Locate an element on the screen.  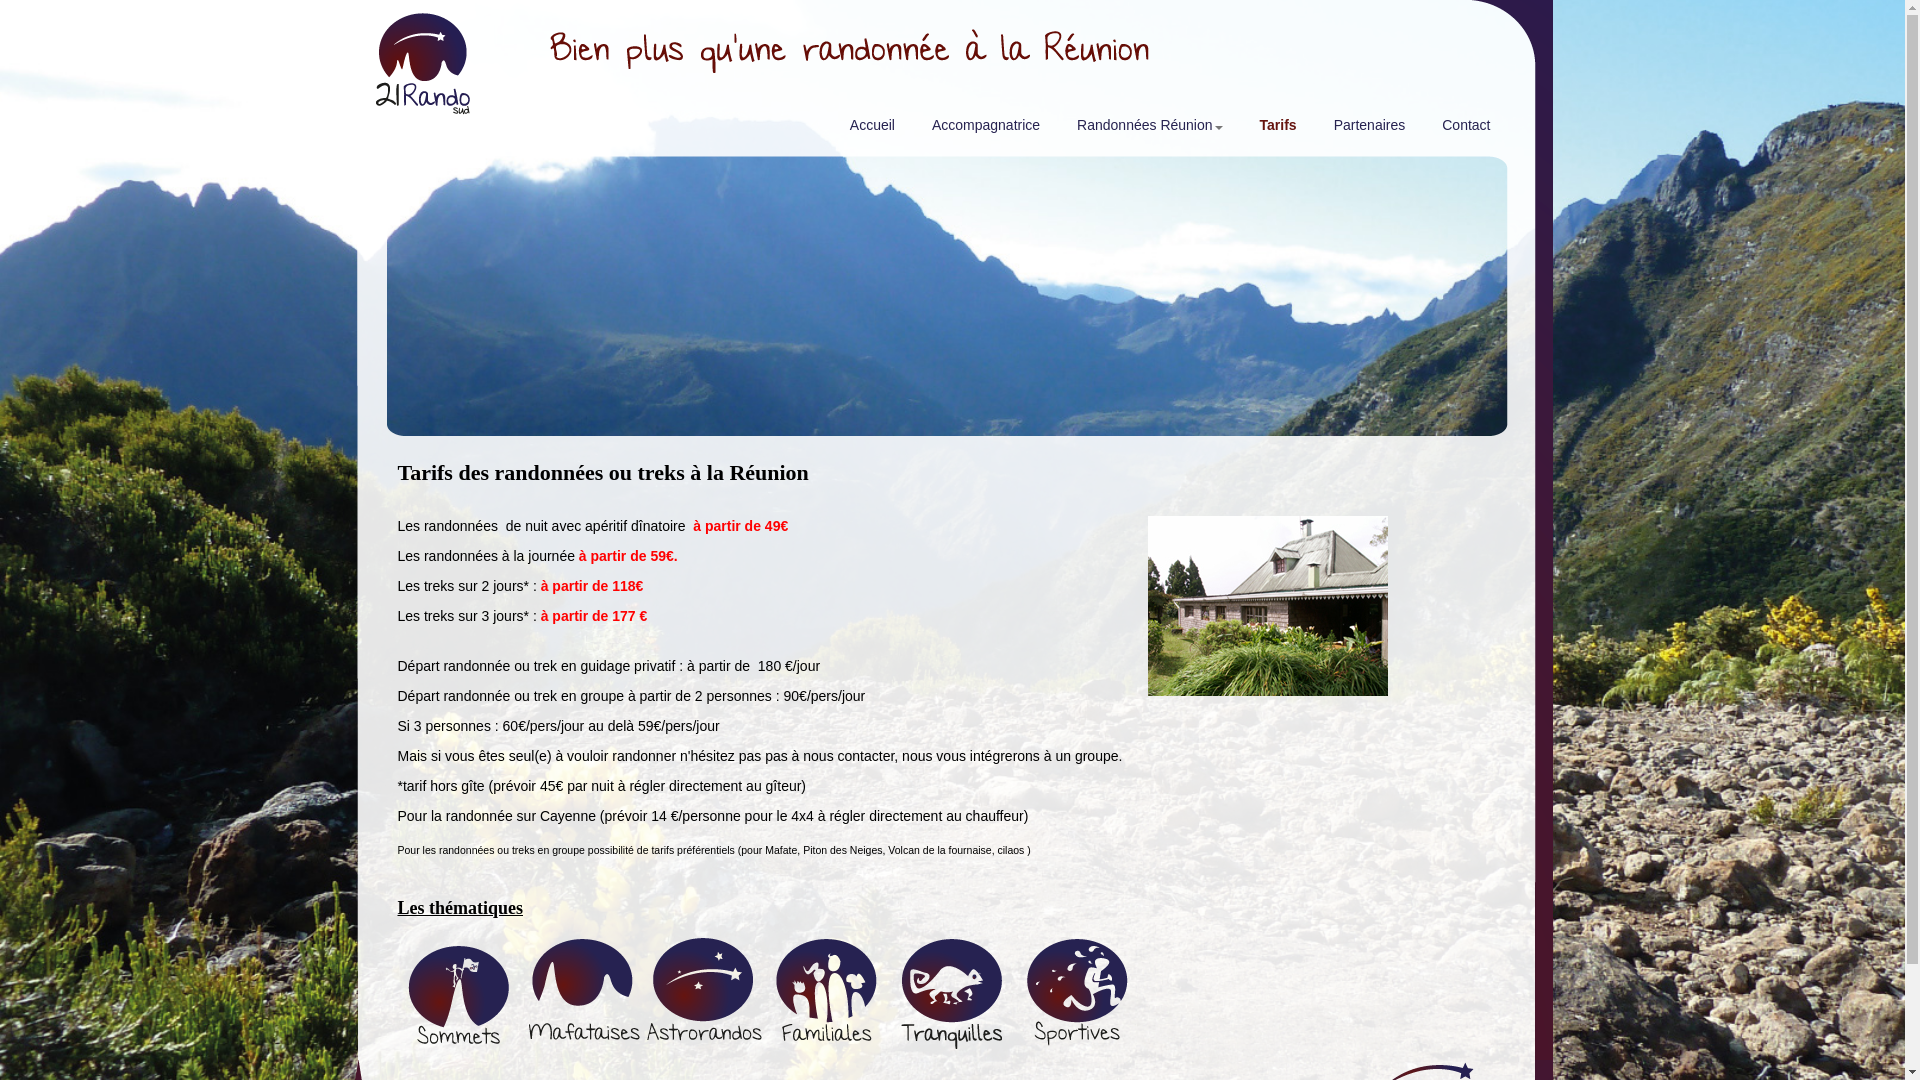
'Tarifs' is located at coordinates (1275, 130).